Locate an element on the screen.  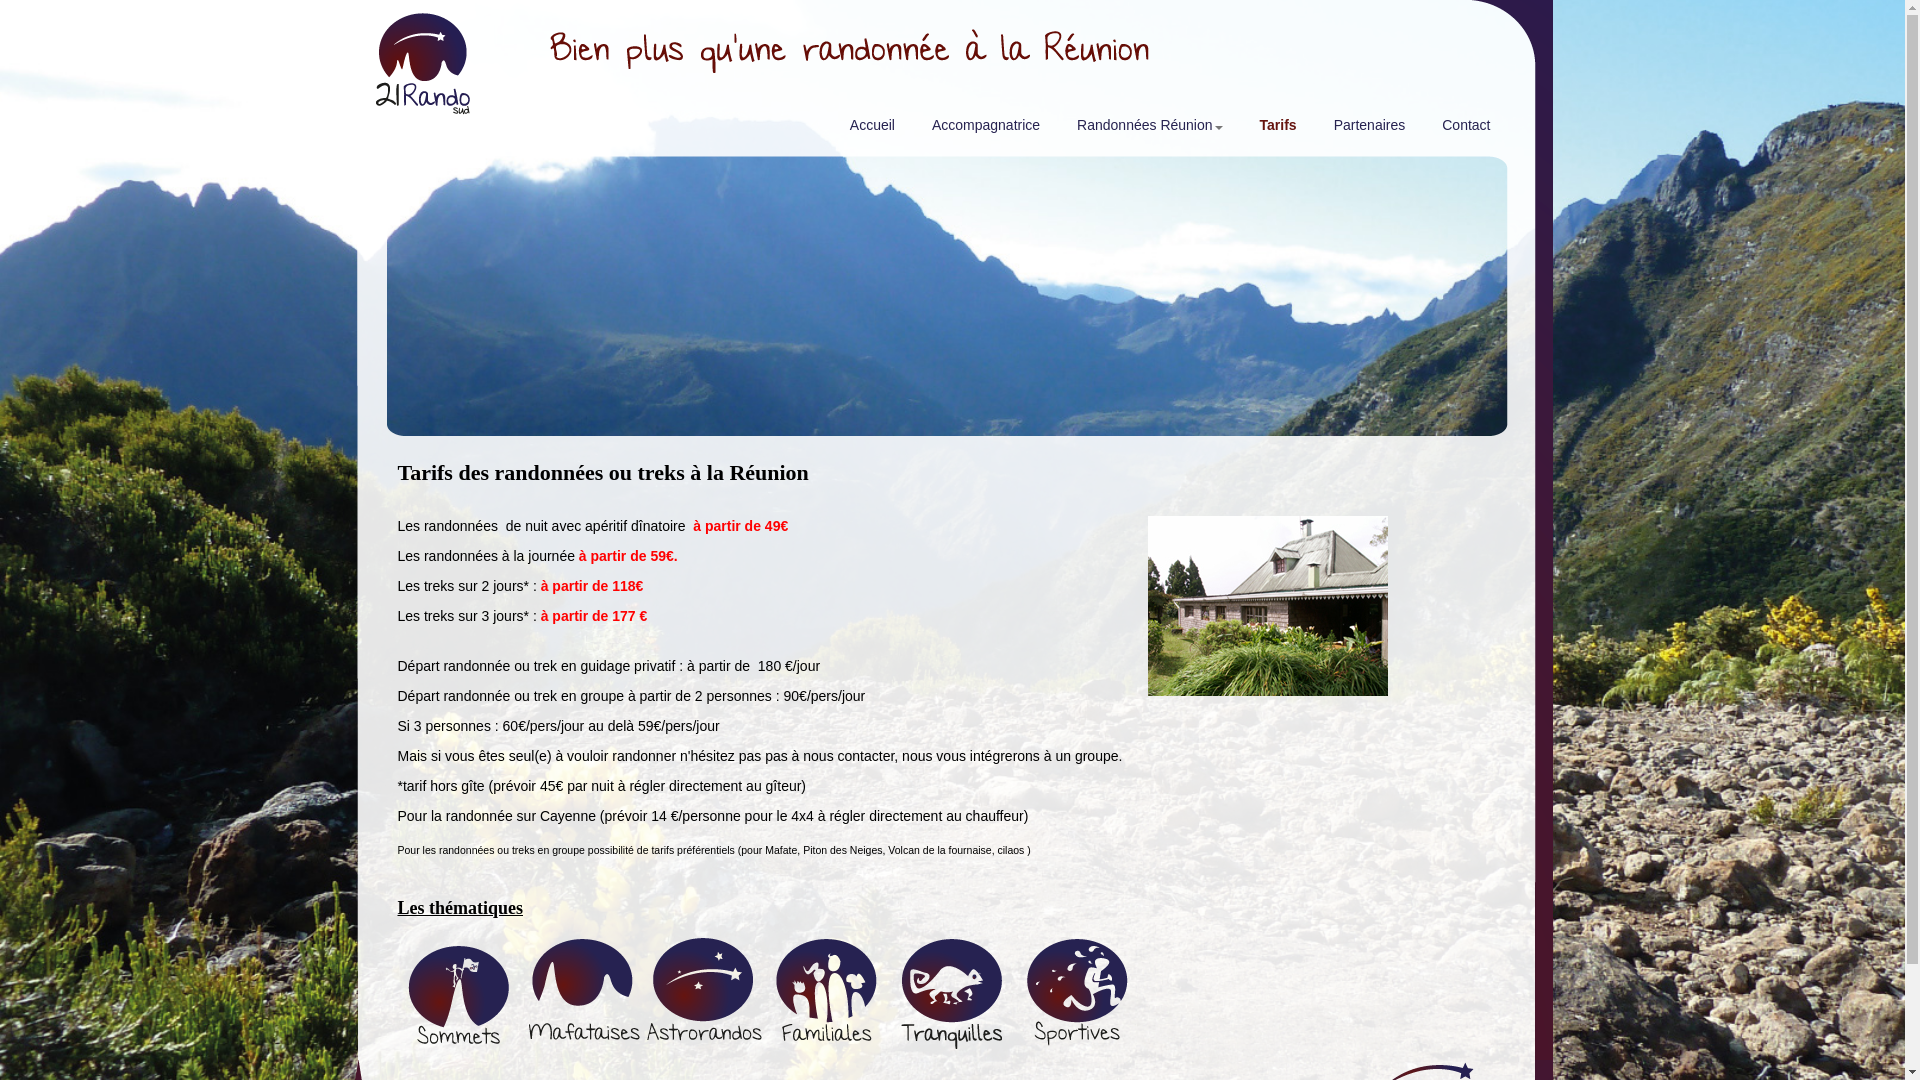
'Tarifs' is located at coordinates (1275, 130).